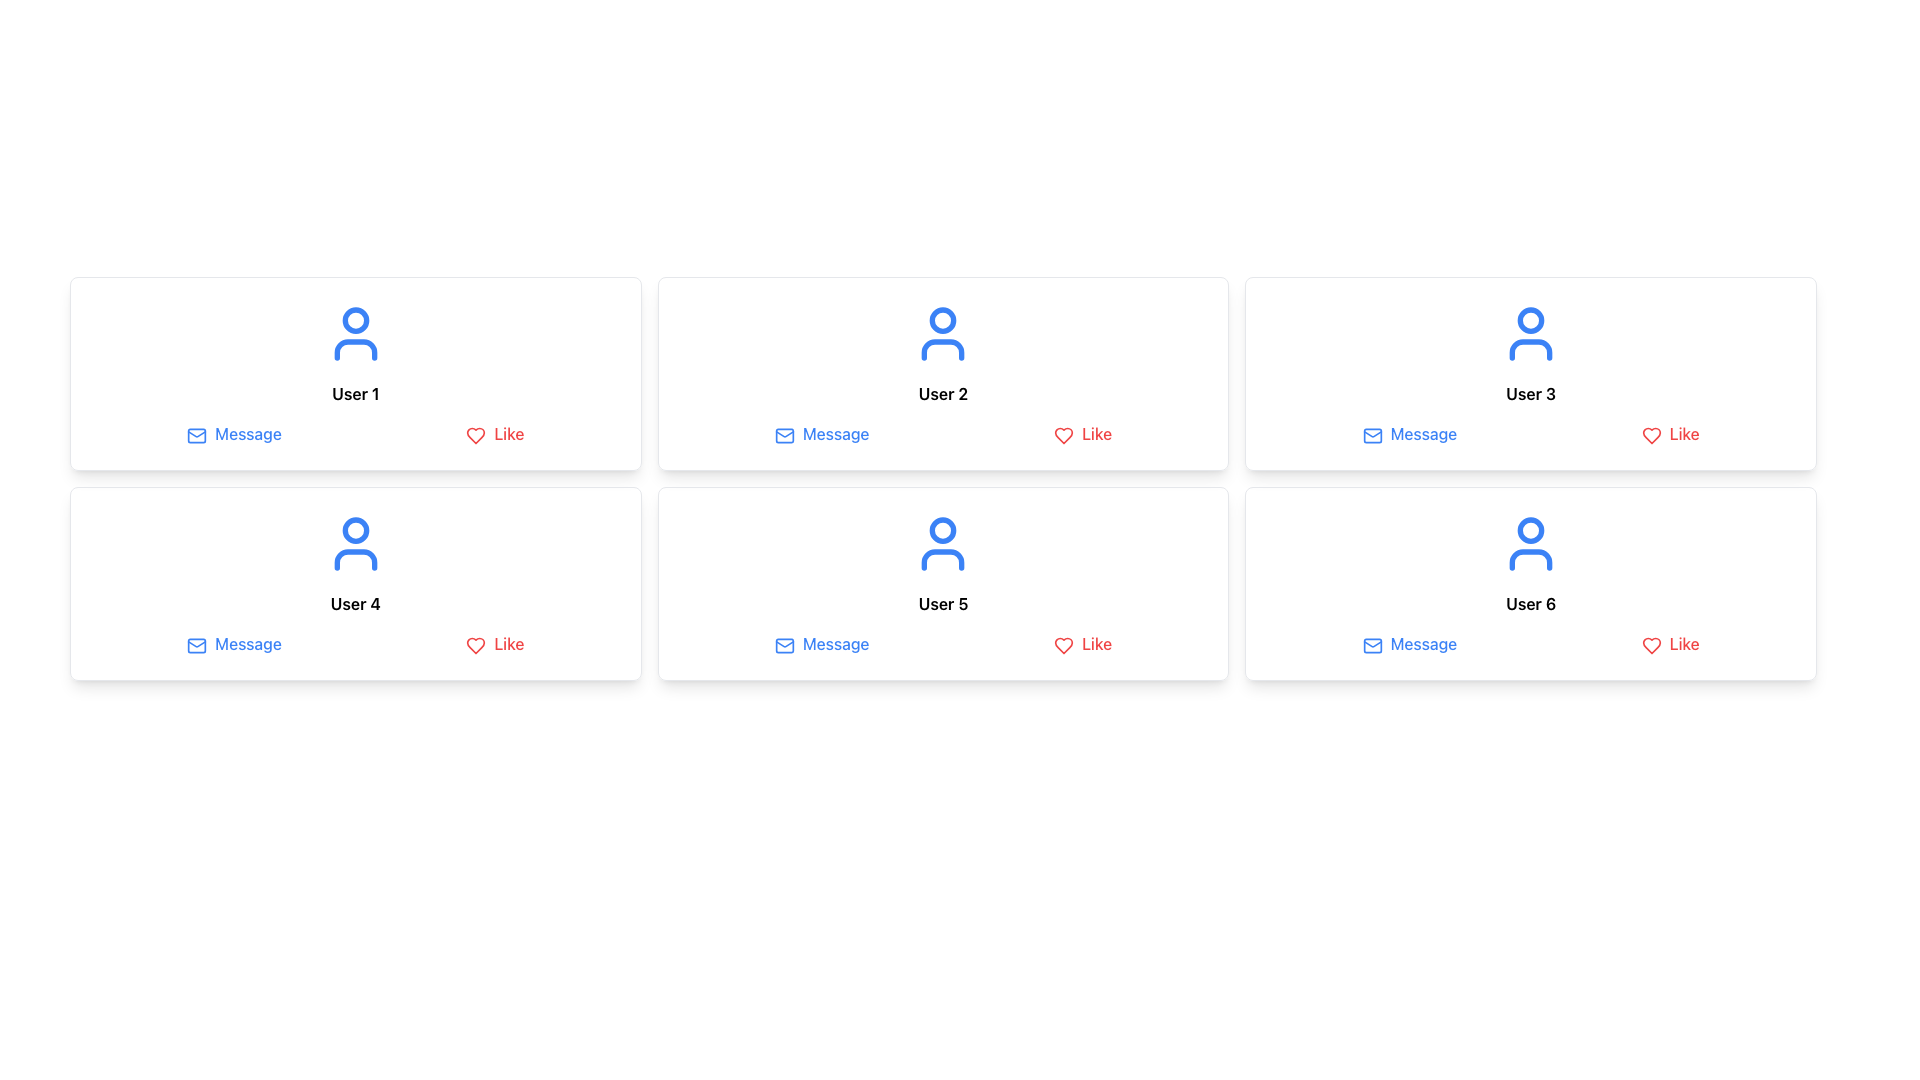 The height and width of the screenshot is (1080, 1920). Describe the element at coordinates (197, 434) in the screenshot. I see `the decorative vector element located at the top-left corner of the envelope icon that represents the 'Message' button under 'User 1' card in the first row, first column of the grid` at that location.